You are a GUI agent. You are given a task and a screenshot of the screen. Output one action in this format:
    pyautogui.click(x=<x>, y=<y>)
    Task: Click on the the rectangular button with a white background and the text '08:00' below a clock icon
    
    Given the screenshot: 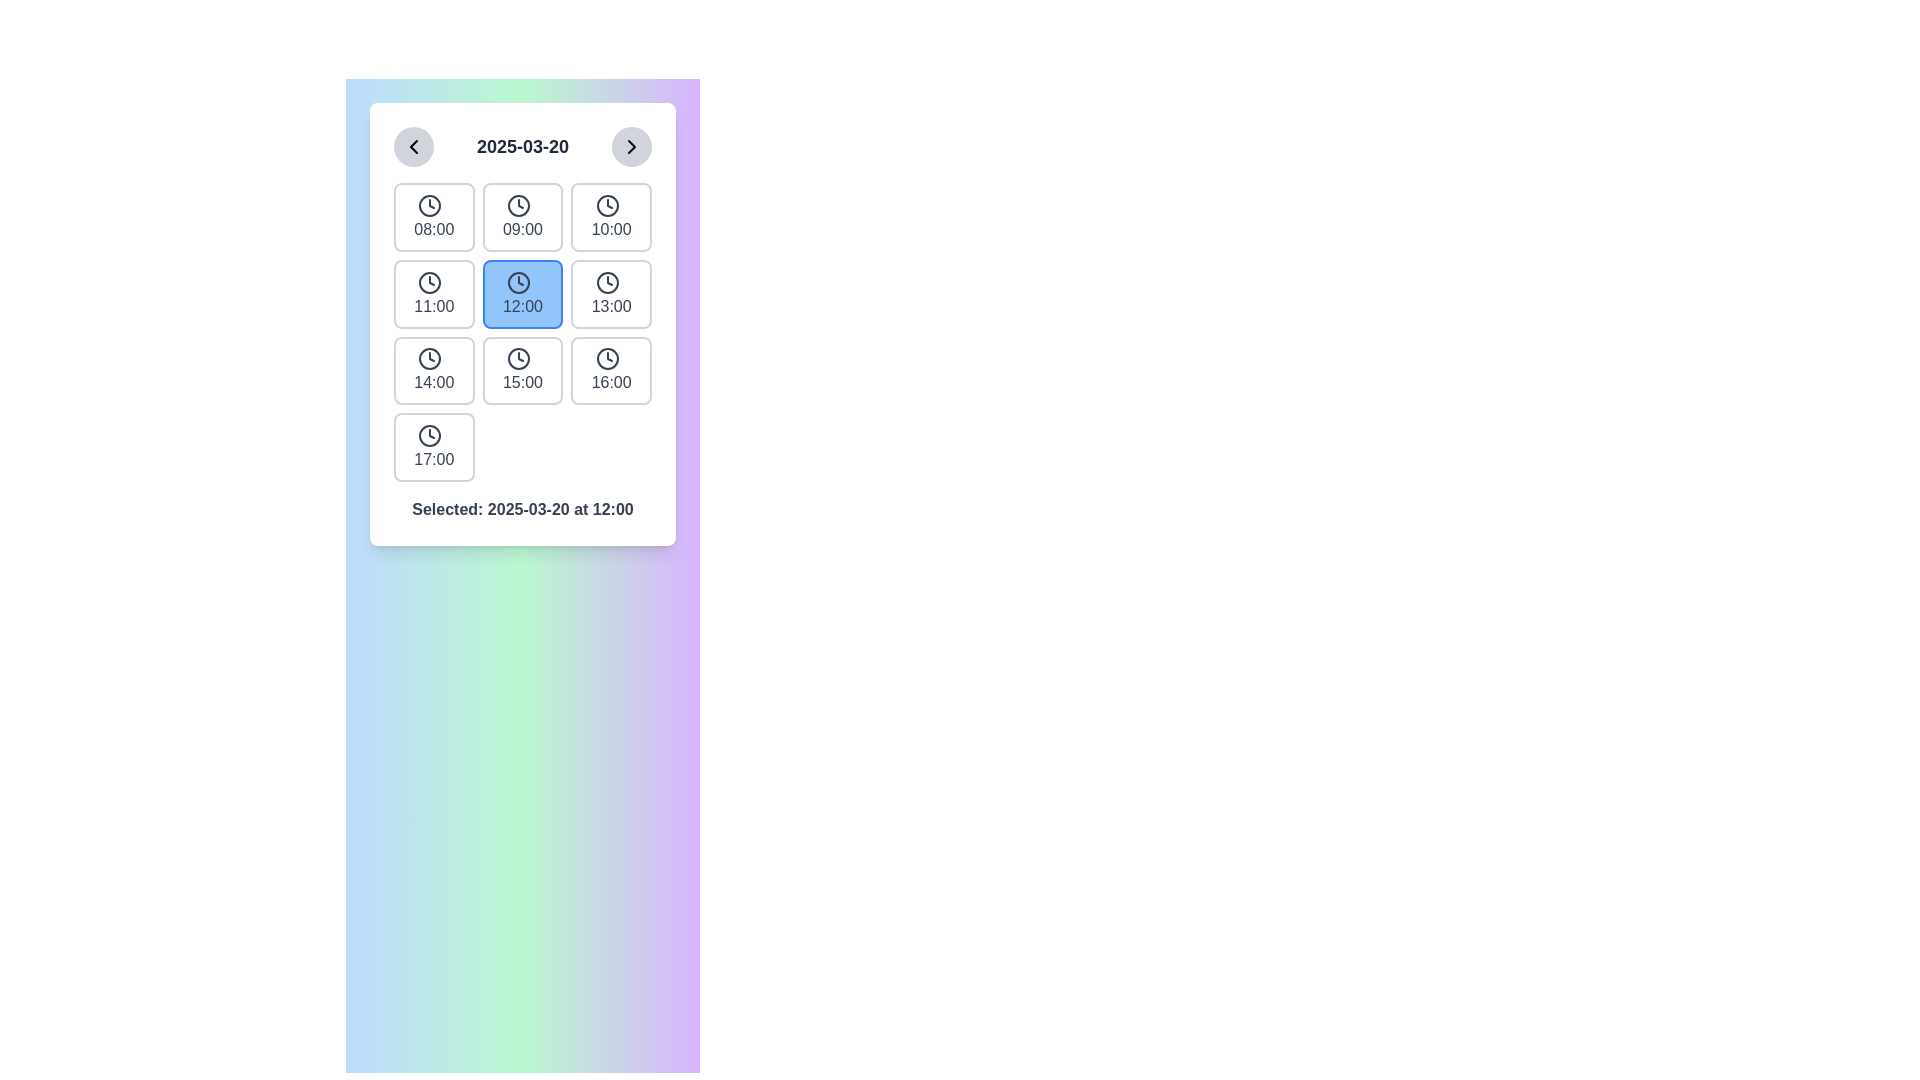 What is the action you would take?
    pyautogui.click(x=433, y=217)
    